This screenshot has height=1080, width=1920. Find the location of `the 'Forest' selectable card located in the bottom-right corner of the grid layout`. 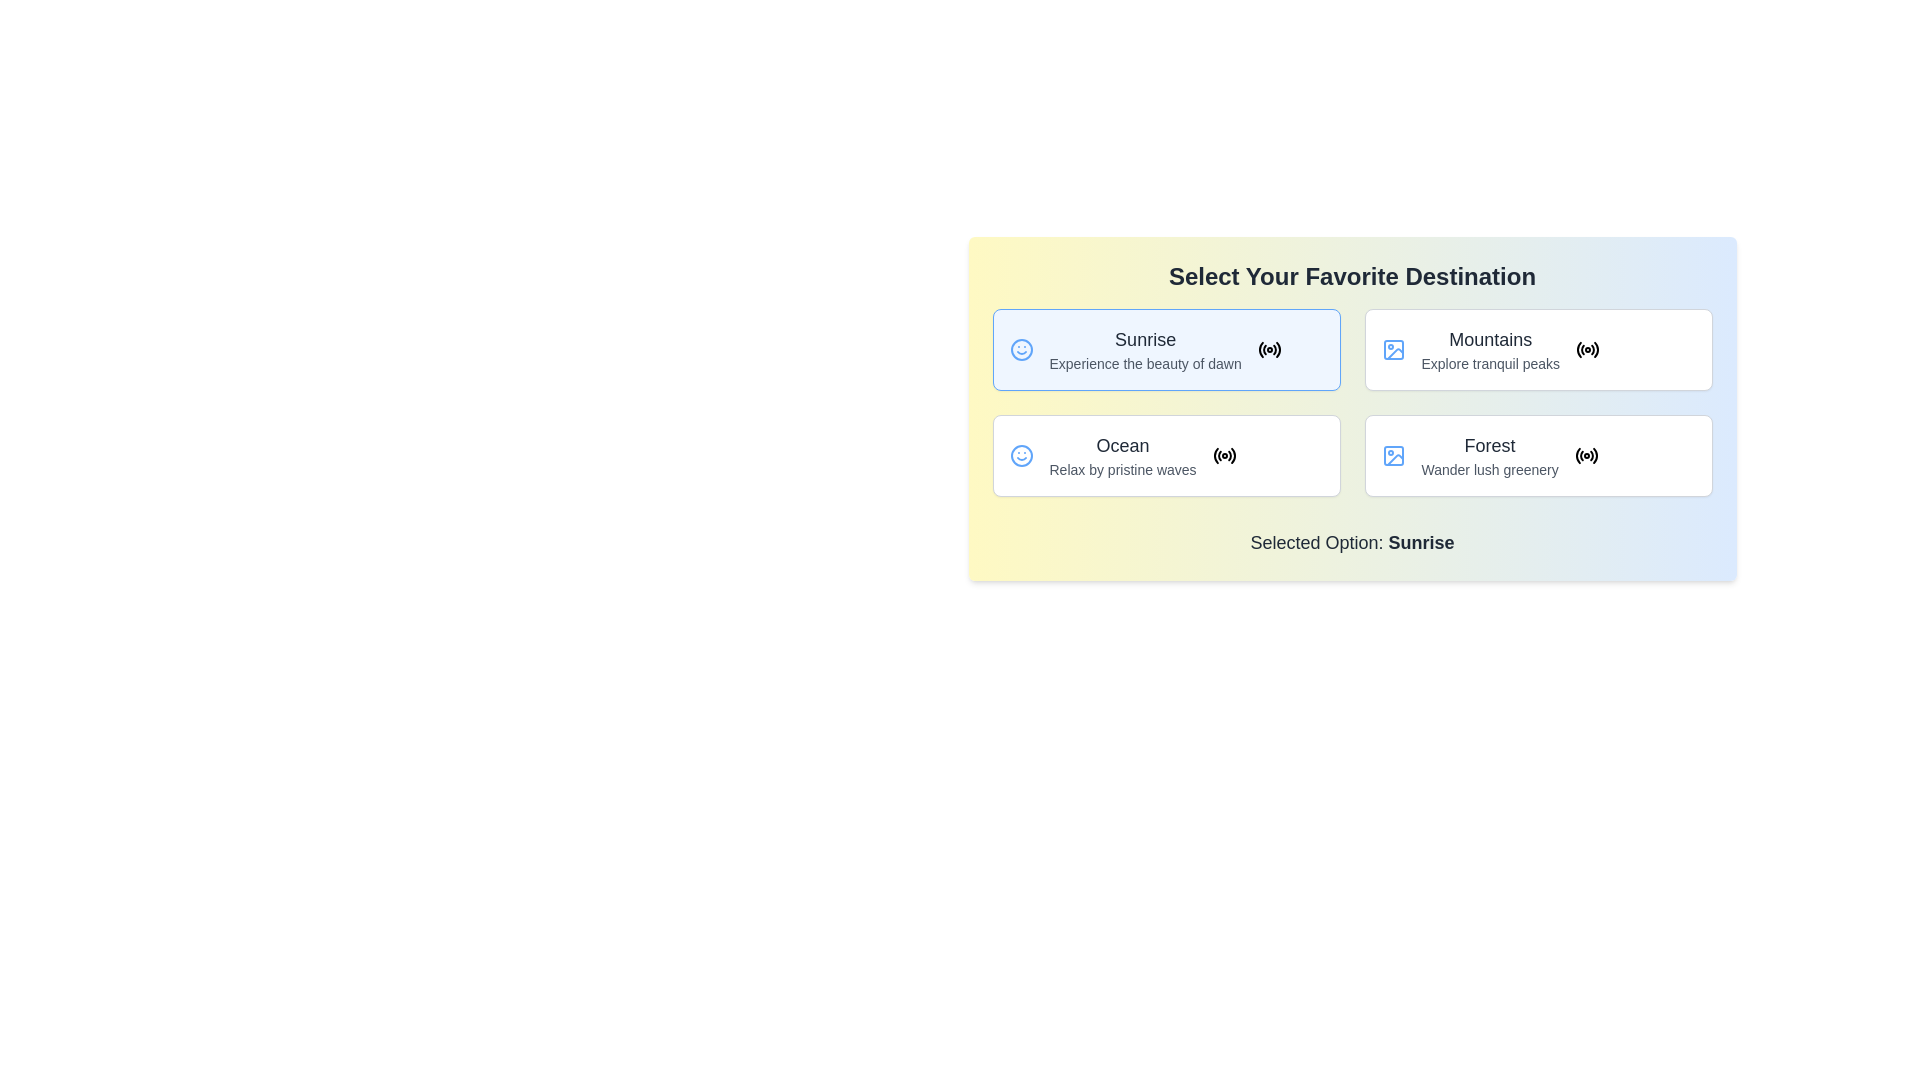

the 'Forest' selectable card located in the bottom-right corner of the grid layout is located at coordinates (1537, 455).